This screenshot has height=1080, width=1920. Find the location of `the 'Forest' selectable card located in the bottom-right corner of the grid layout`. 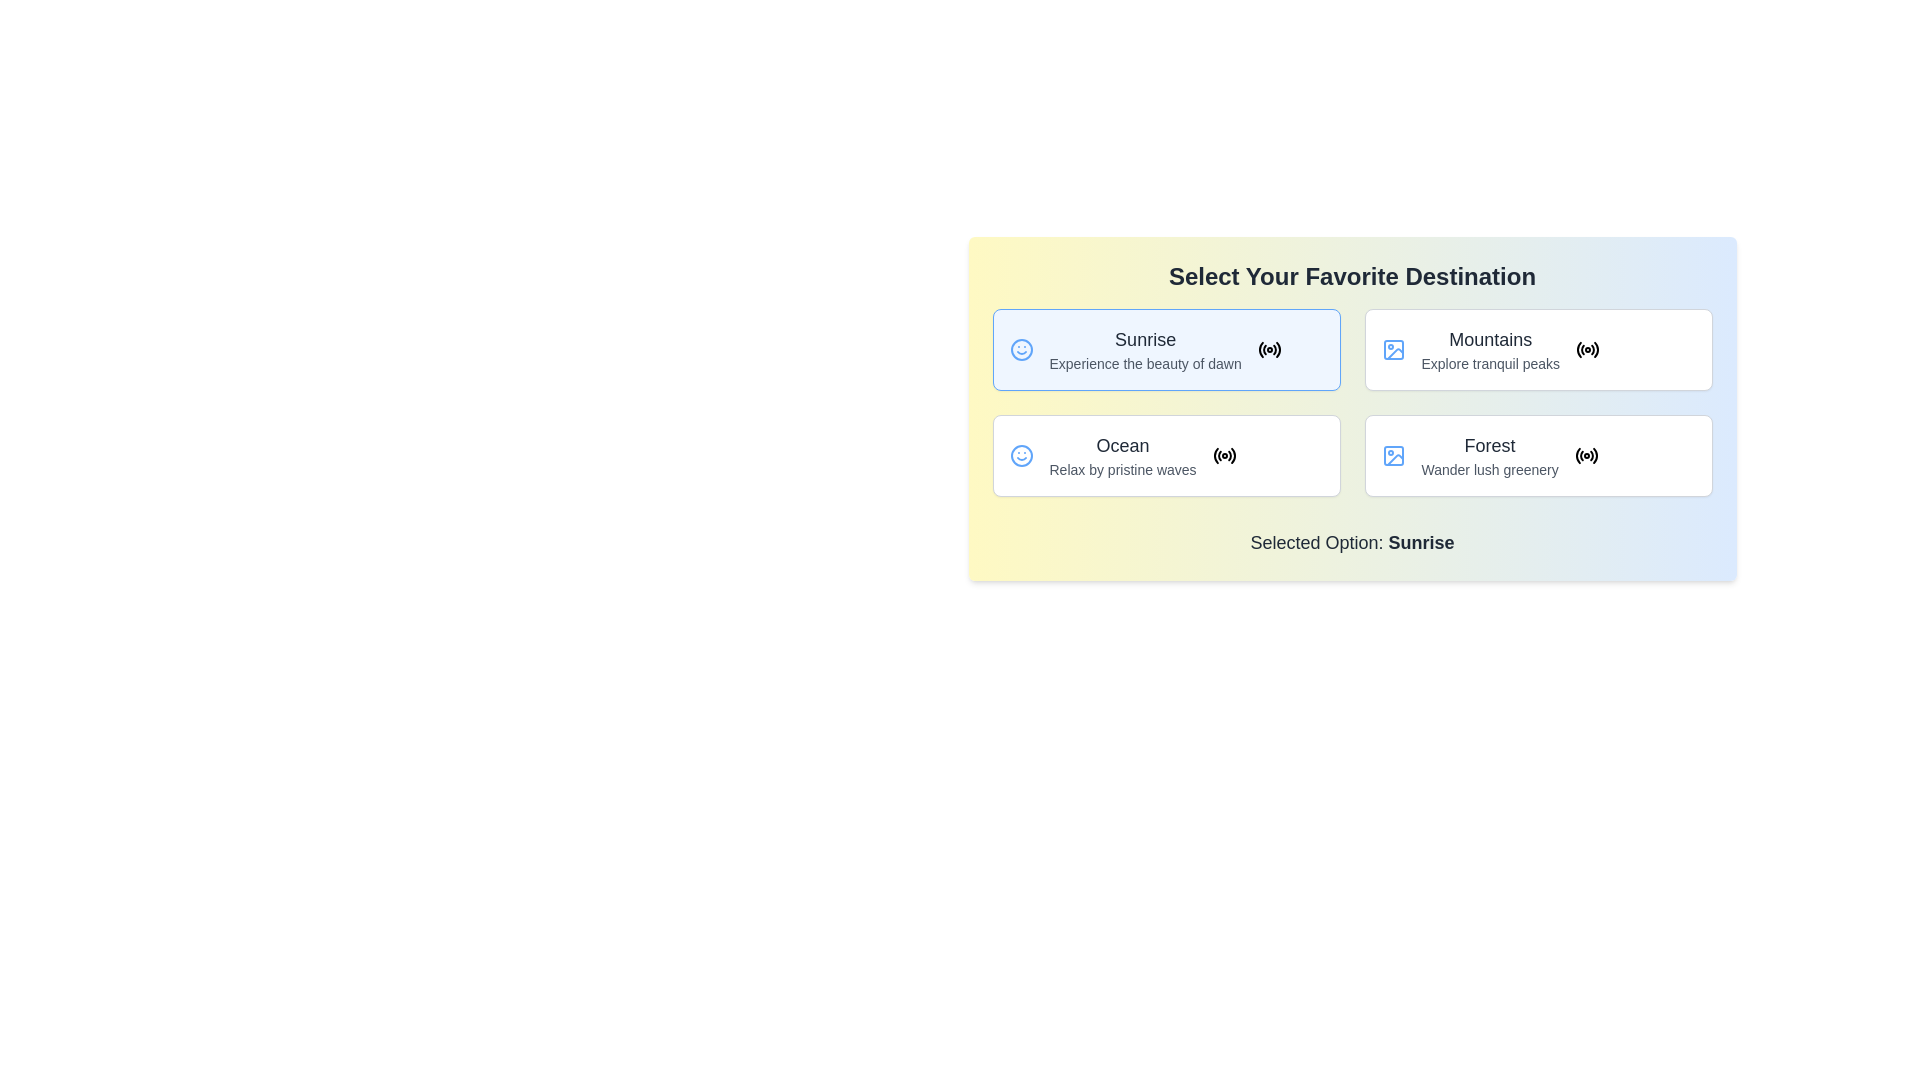

the 'Forest' selectable card located in the bottom-right corner of the grid layout is located at coordinates (1537, 455).